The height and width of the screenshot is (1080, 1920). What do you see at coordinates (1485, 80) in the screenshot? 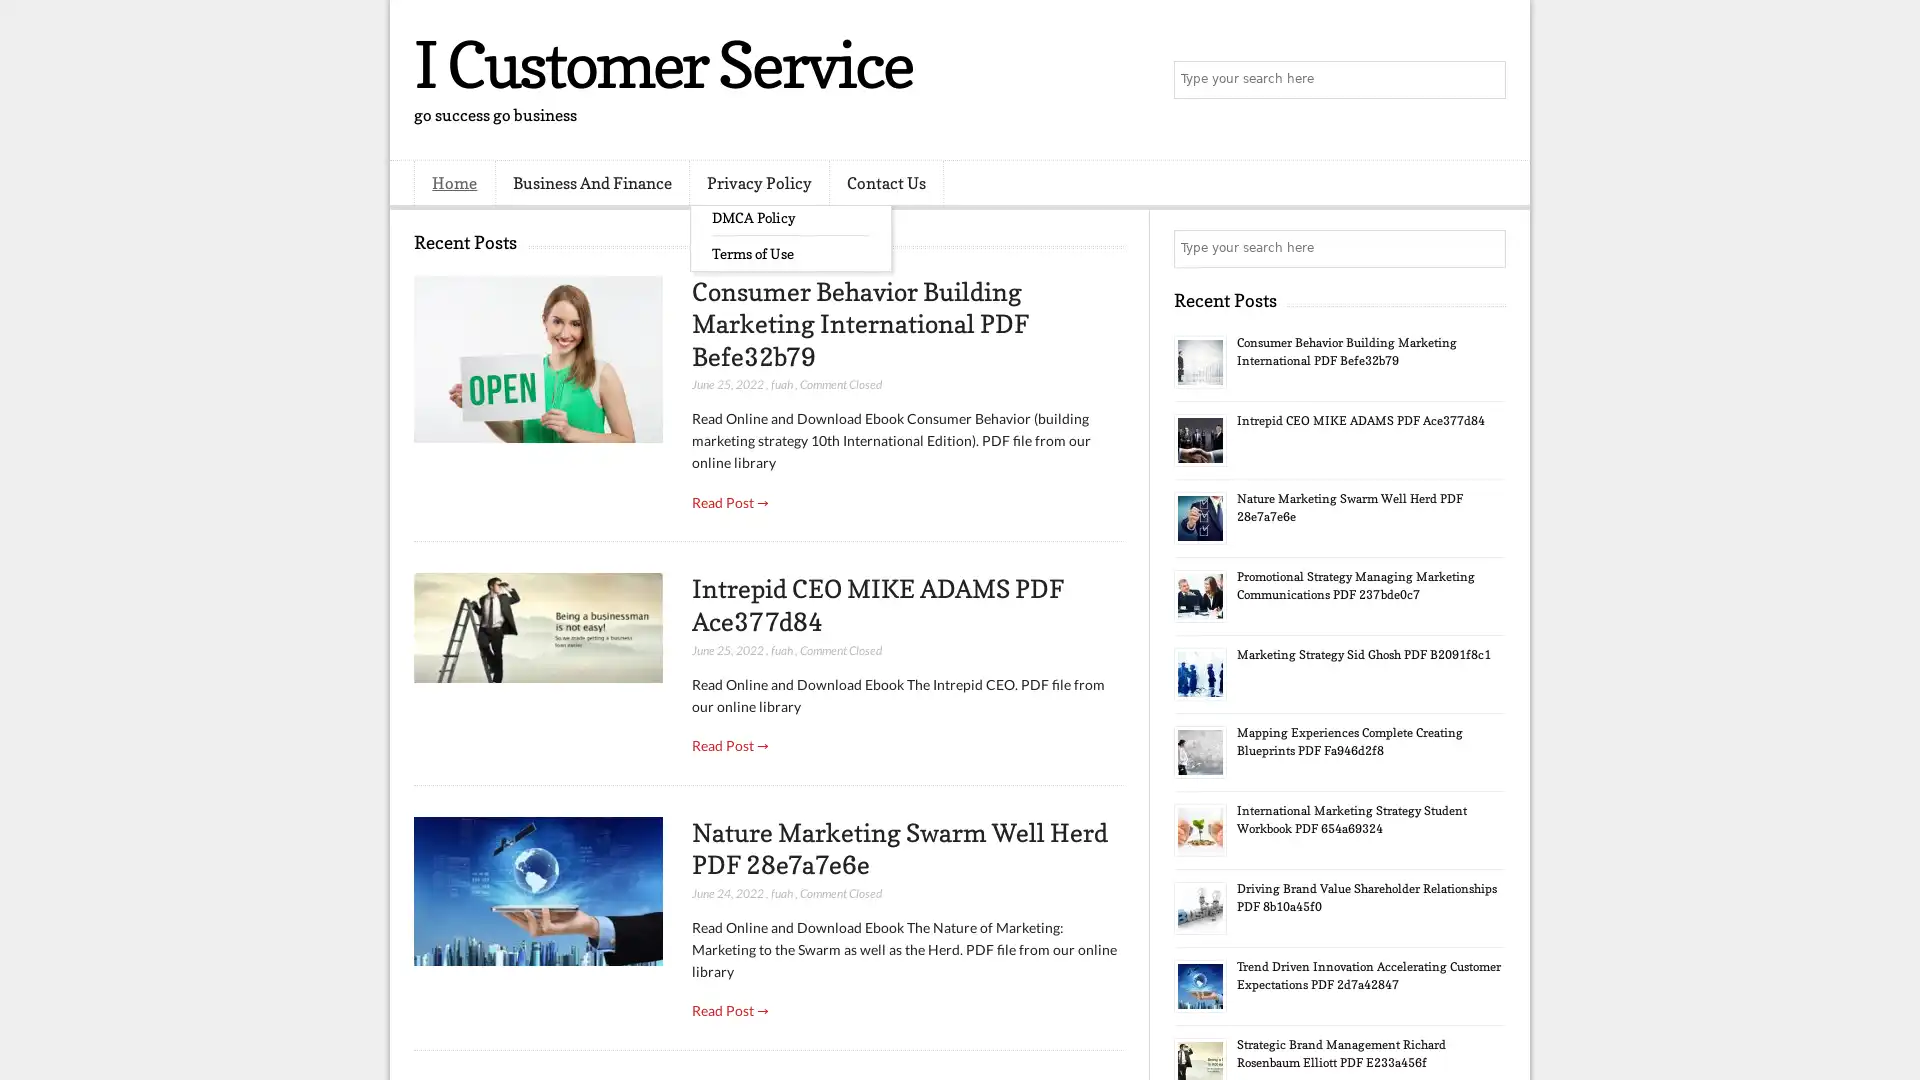
I see `Search` at bounding box center [1485, 80].